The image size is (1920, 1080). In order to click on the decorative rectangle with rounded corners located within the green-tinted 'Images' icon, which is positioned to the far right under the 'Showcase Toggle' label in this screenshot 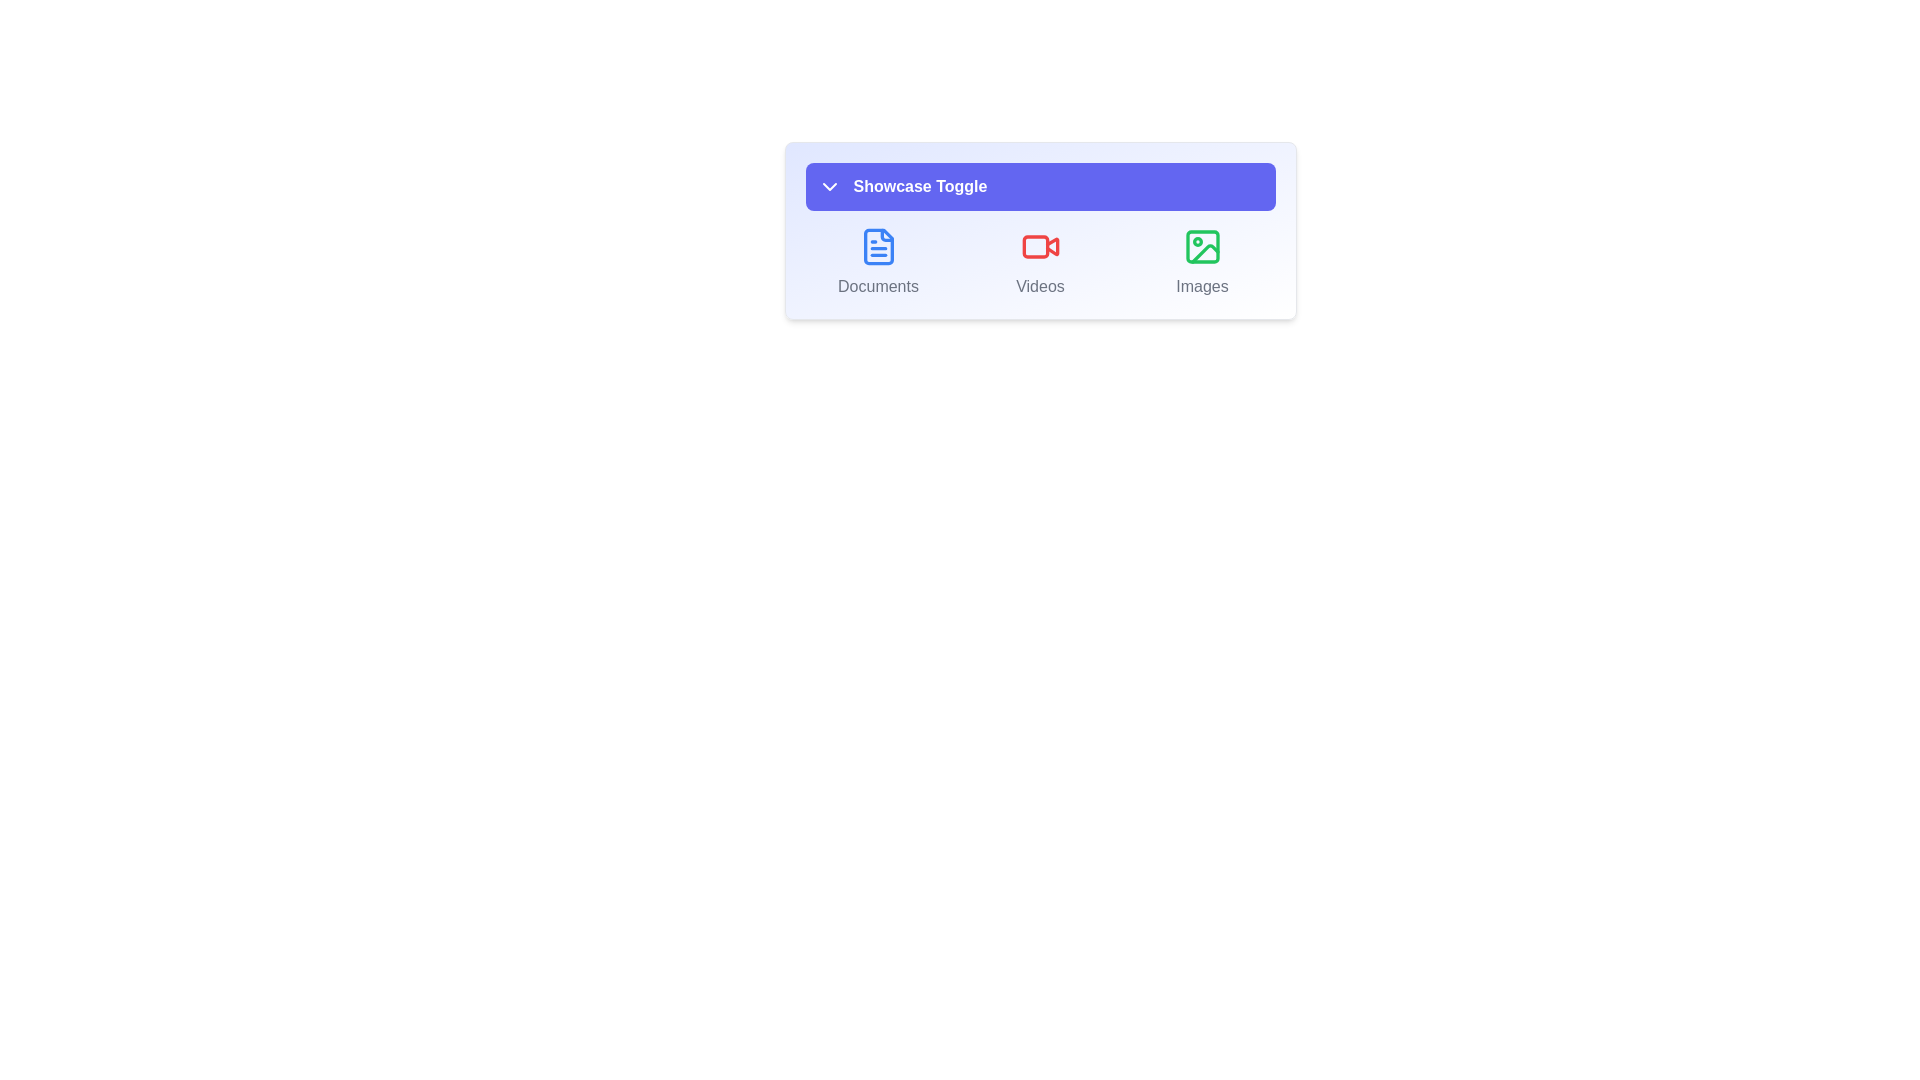, I will do `click(1201, 245)`.